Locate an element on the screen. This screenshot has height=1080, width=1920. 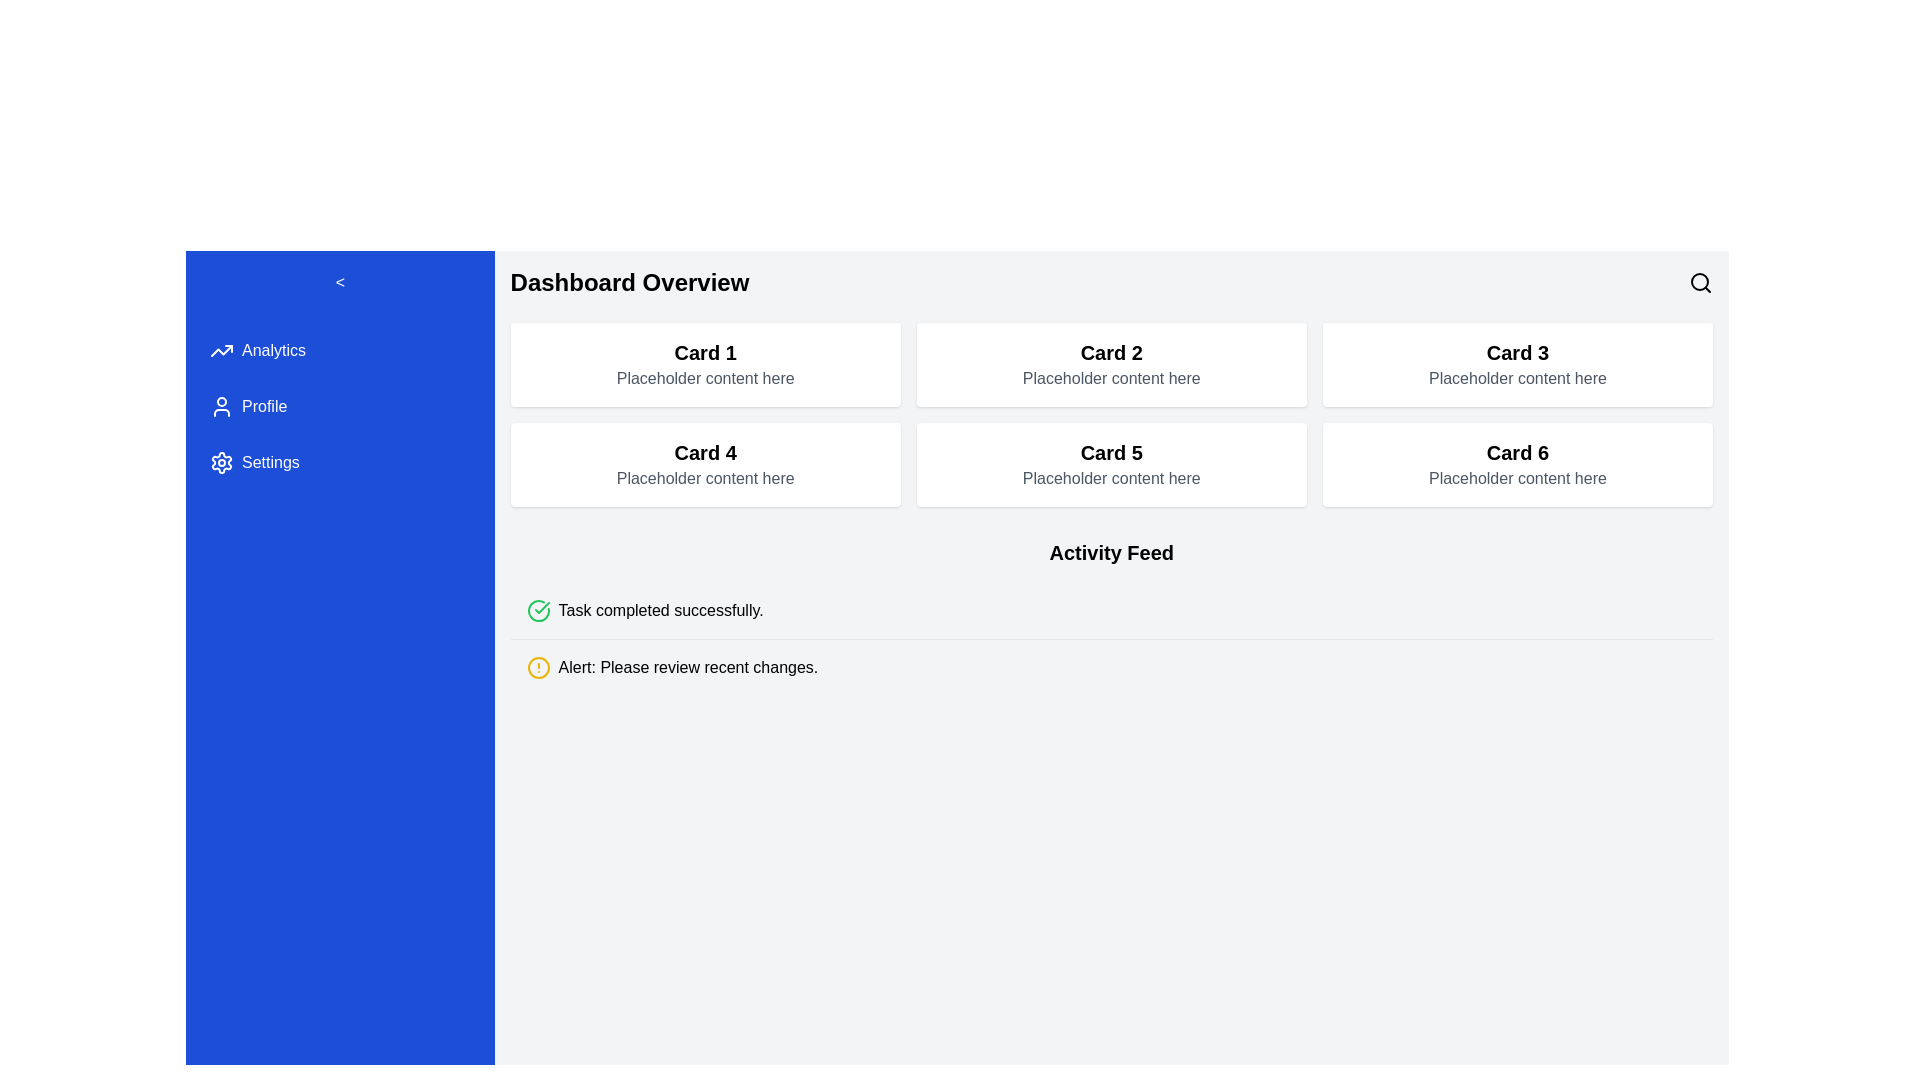
the Text label located in the center-right section below the title 'Card 5' in the second row of cards is located at coordinates (1110, 478).